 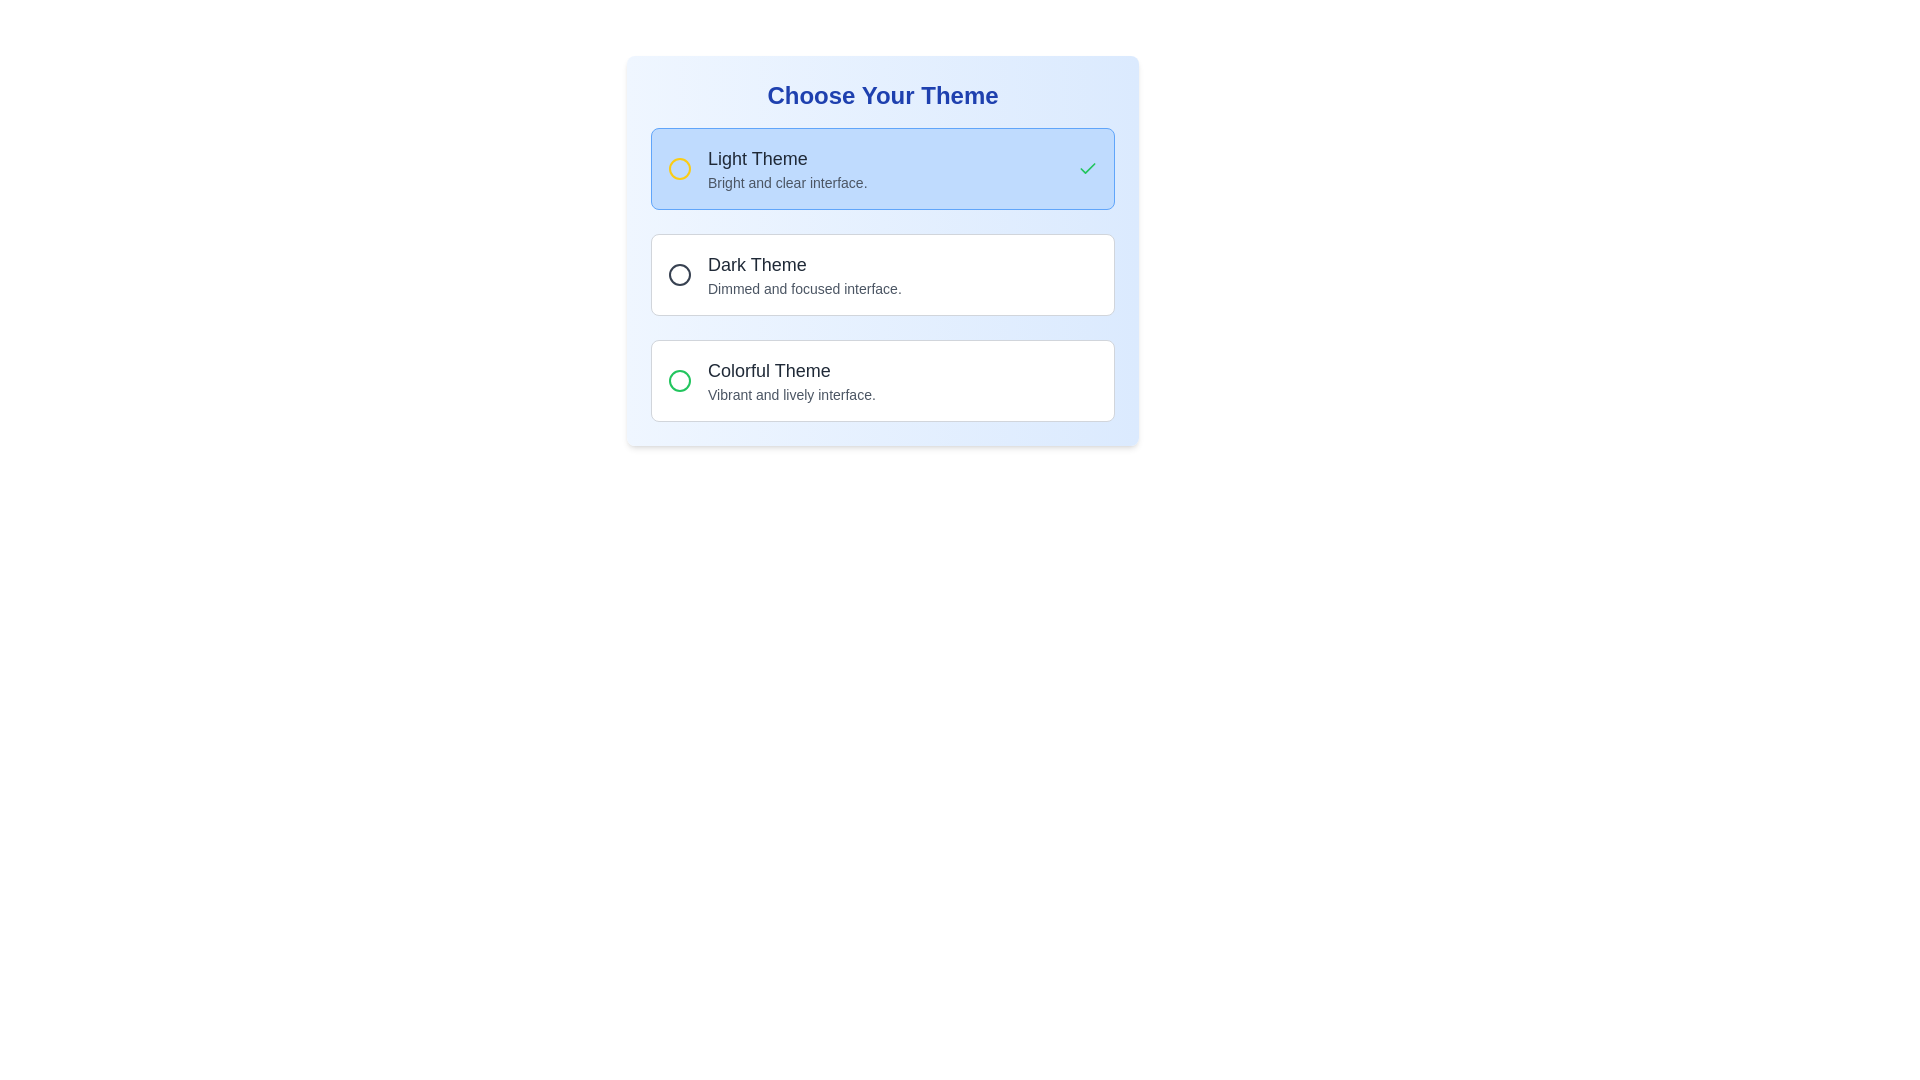 I want to click on text label displaying 'Vibrant and lively interface.' located below the 'Colorful Theme' header in the theme options list, so click(x=791, y=394).